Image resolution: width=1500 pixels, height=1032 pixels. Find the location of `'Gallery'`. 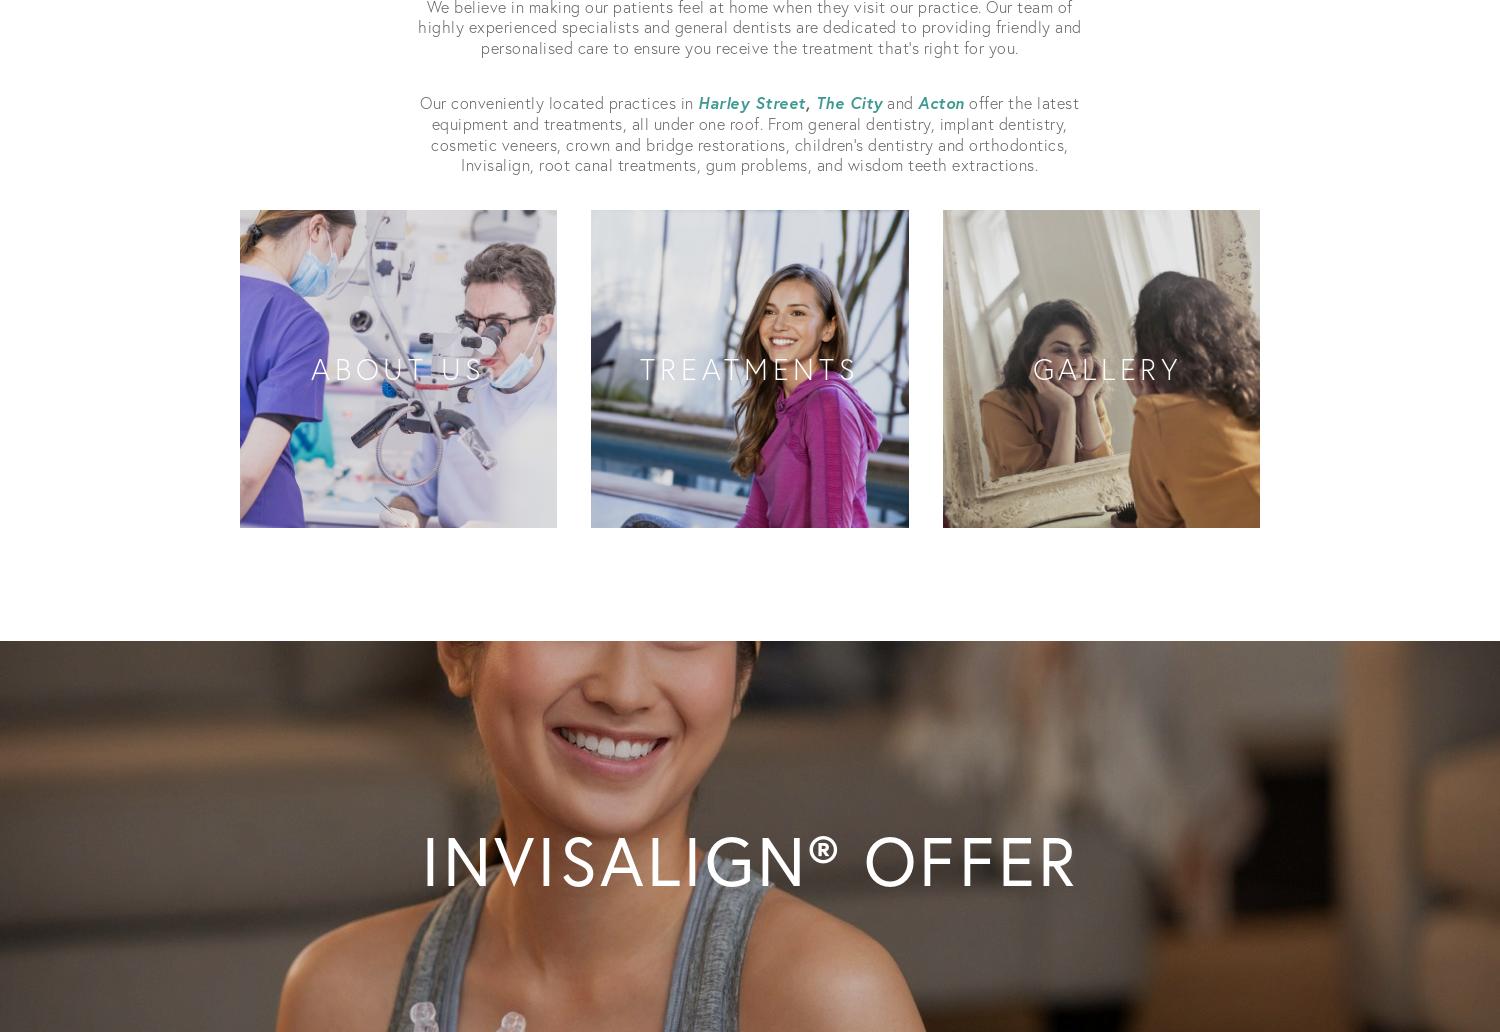

'Gallery' is located at coordinates (1099, 368).